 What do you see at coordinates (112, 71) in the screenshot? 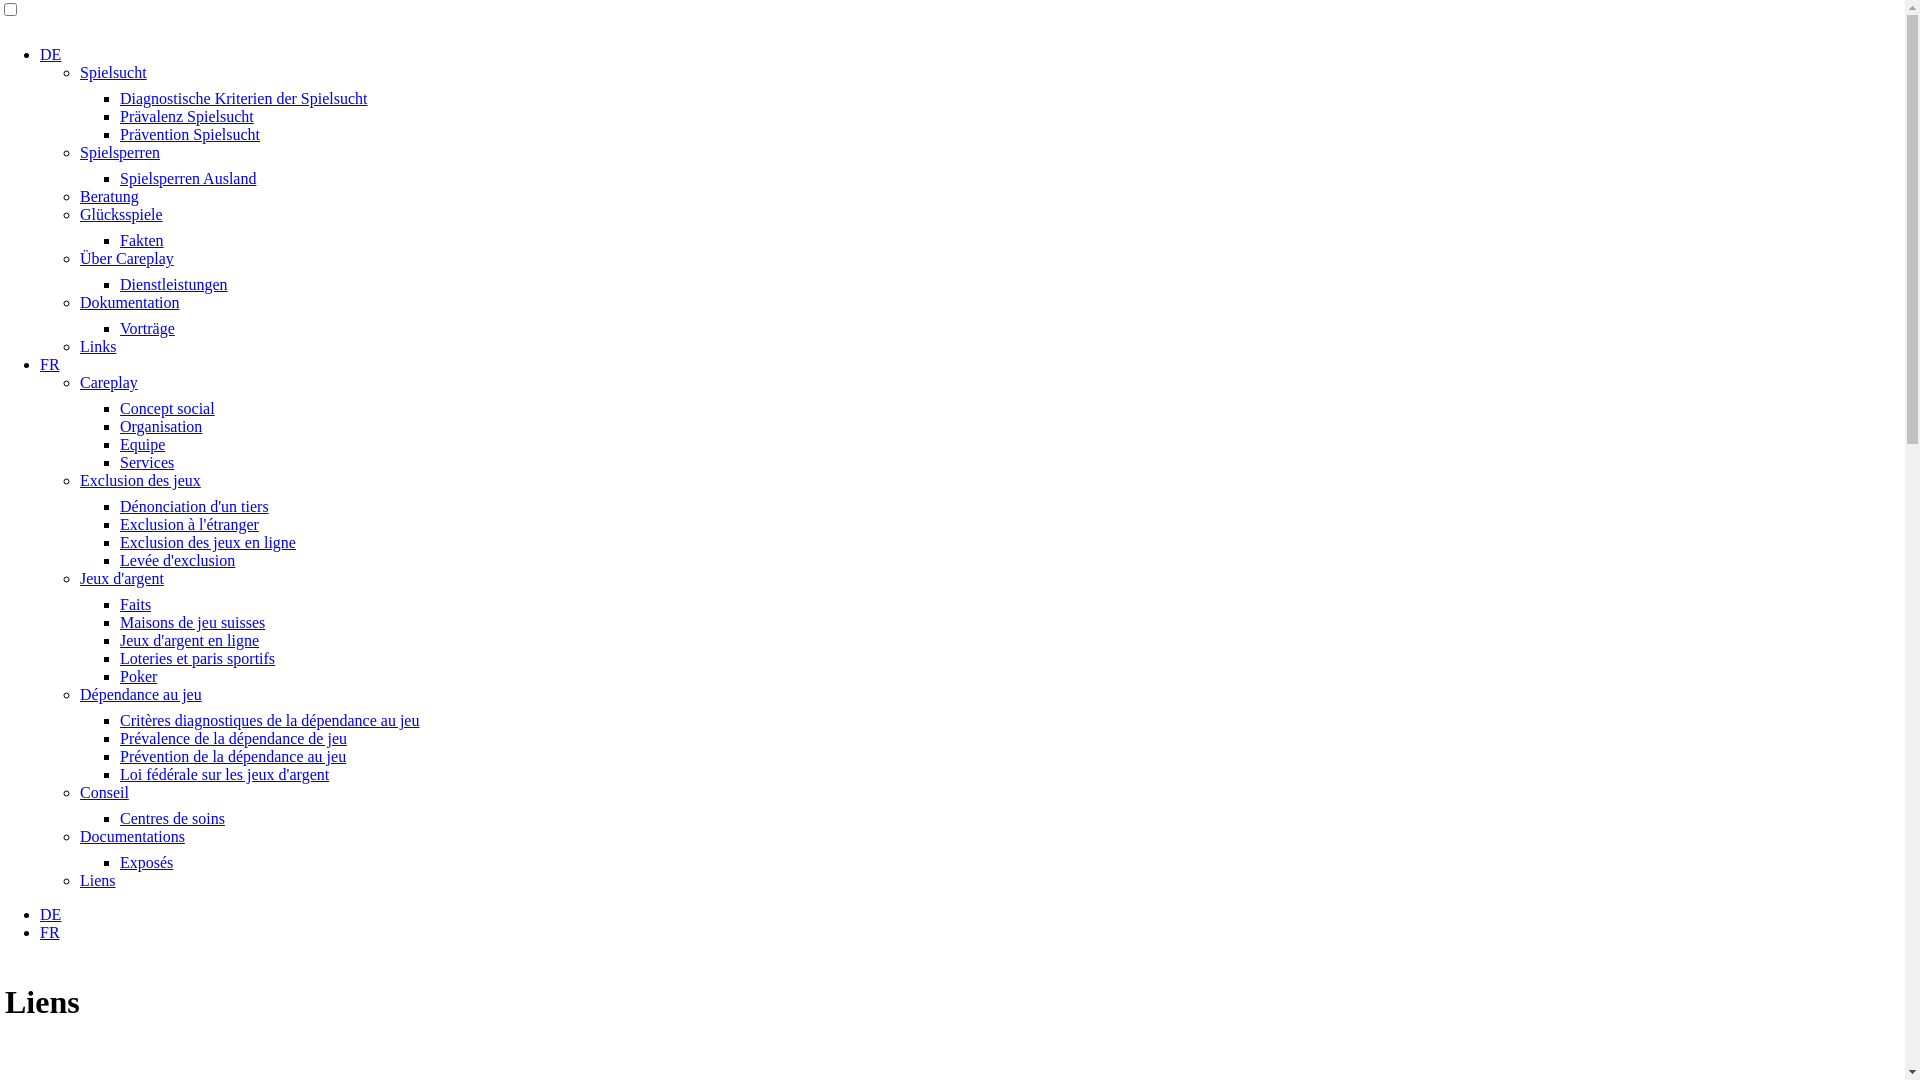
I see `'Spielsucht'` at bounding box center [112, 71].